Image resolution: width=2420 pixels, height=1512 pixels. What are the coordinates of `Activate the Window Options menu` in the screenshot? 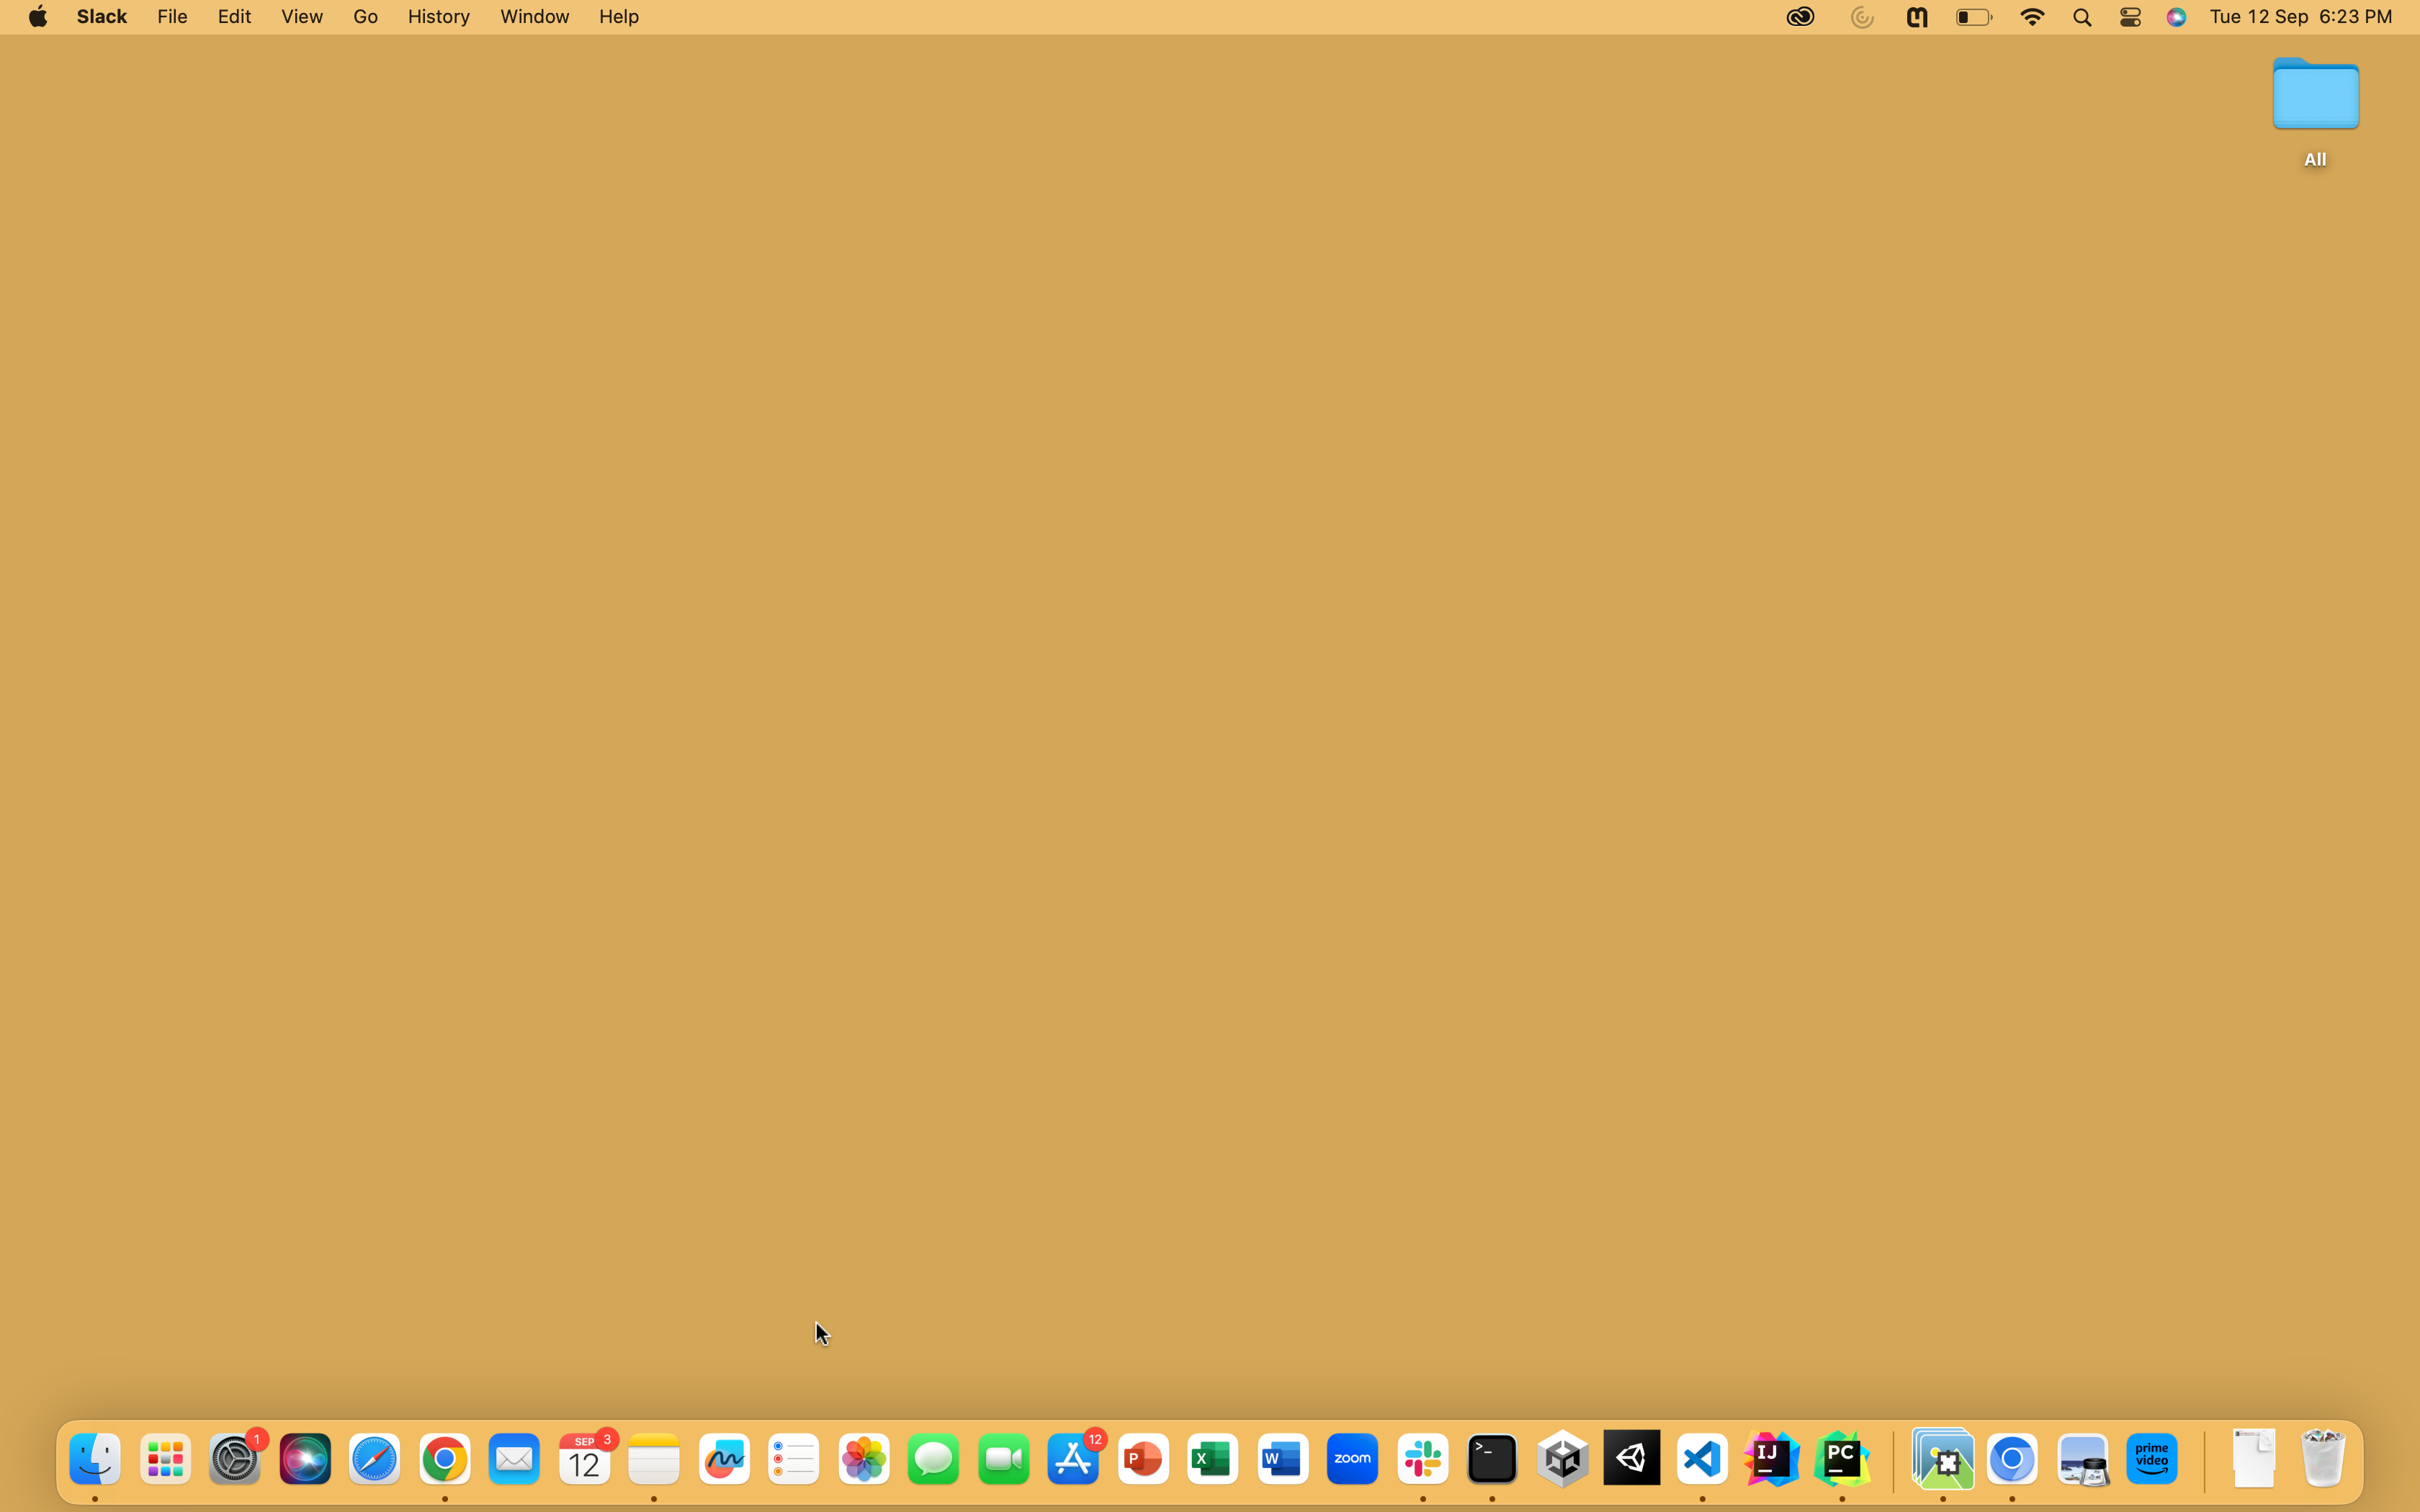 It's located at (531, 17).